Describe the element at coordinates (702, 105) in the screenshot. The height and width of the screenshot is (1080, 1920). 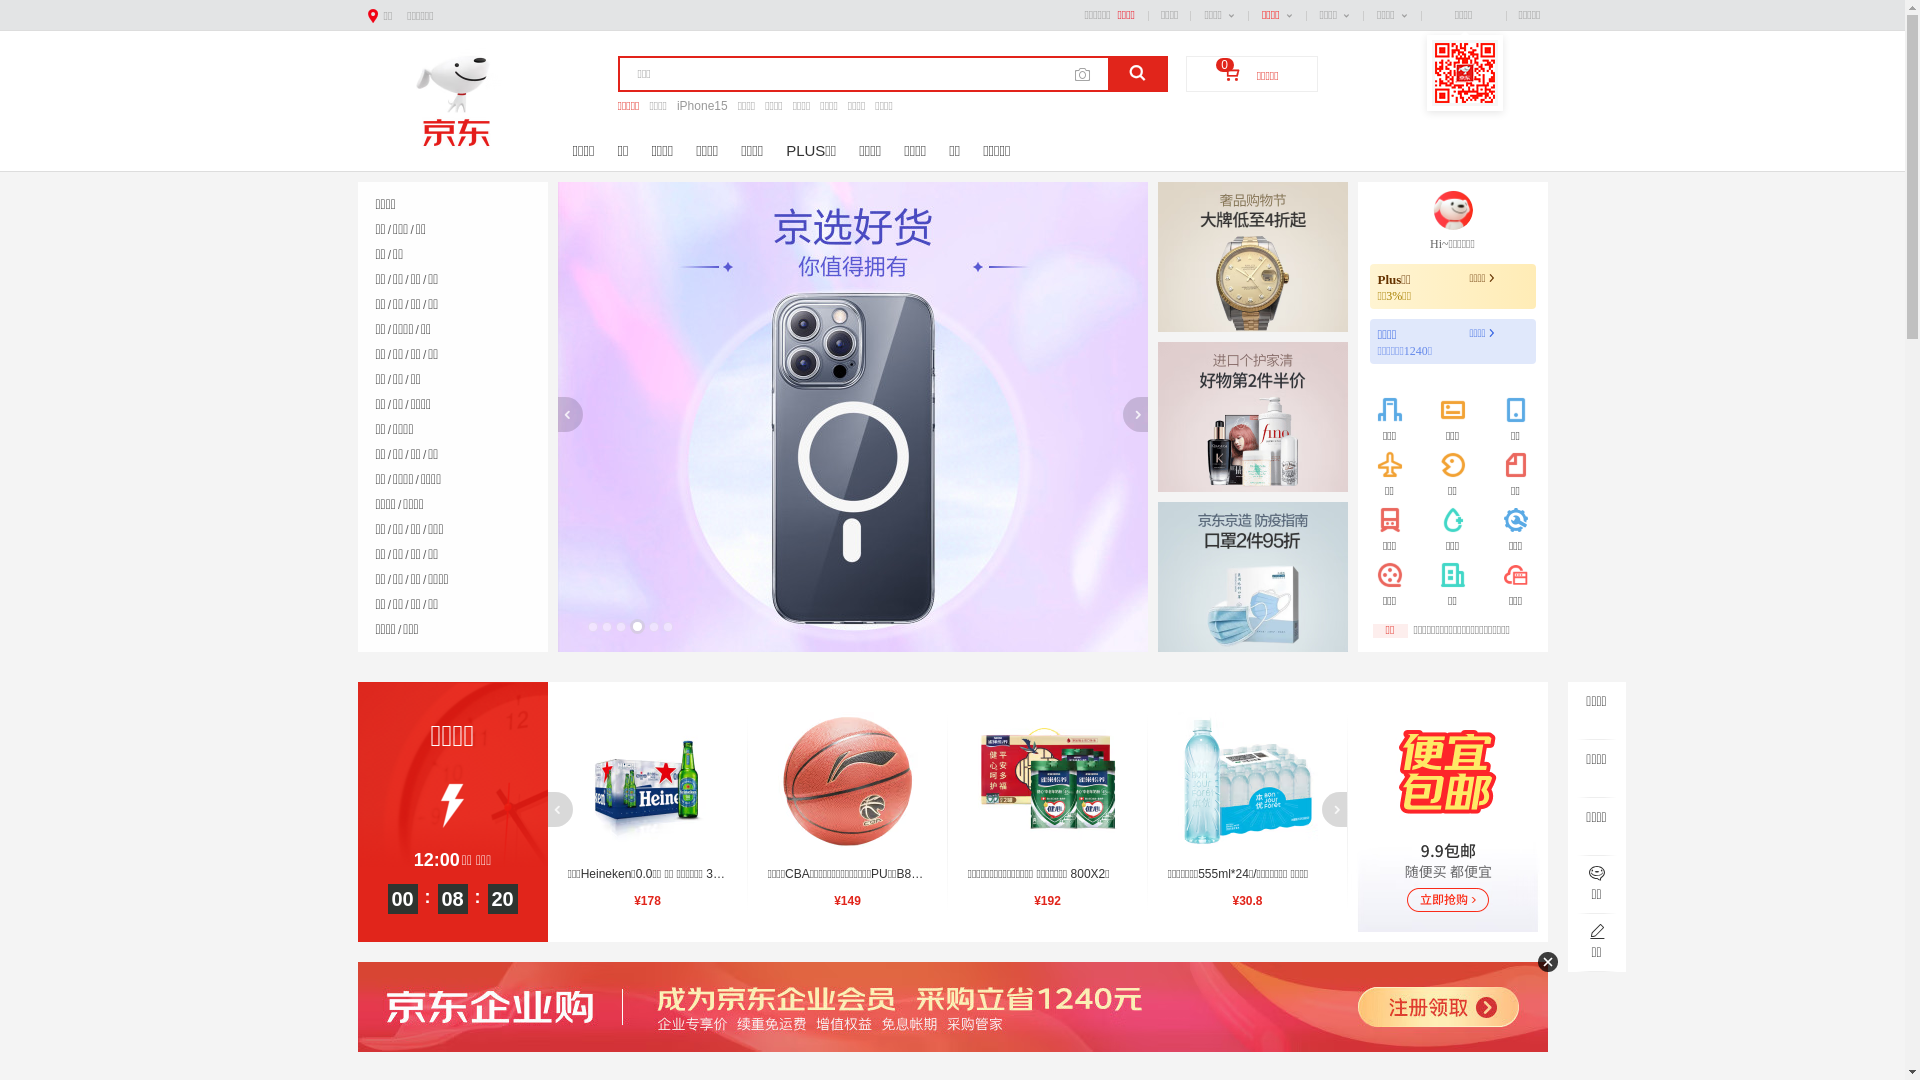
I see `'iPhone15'` at that location.